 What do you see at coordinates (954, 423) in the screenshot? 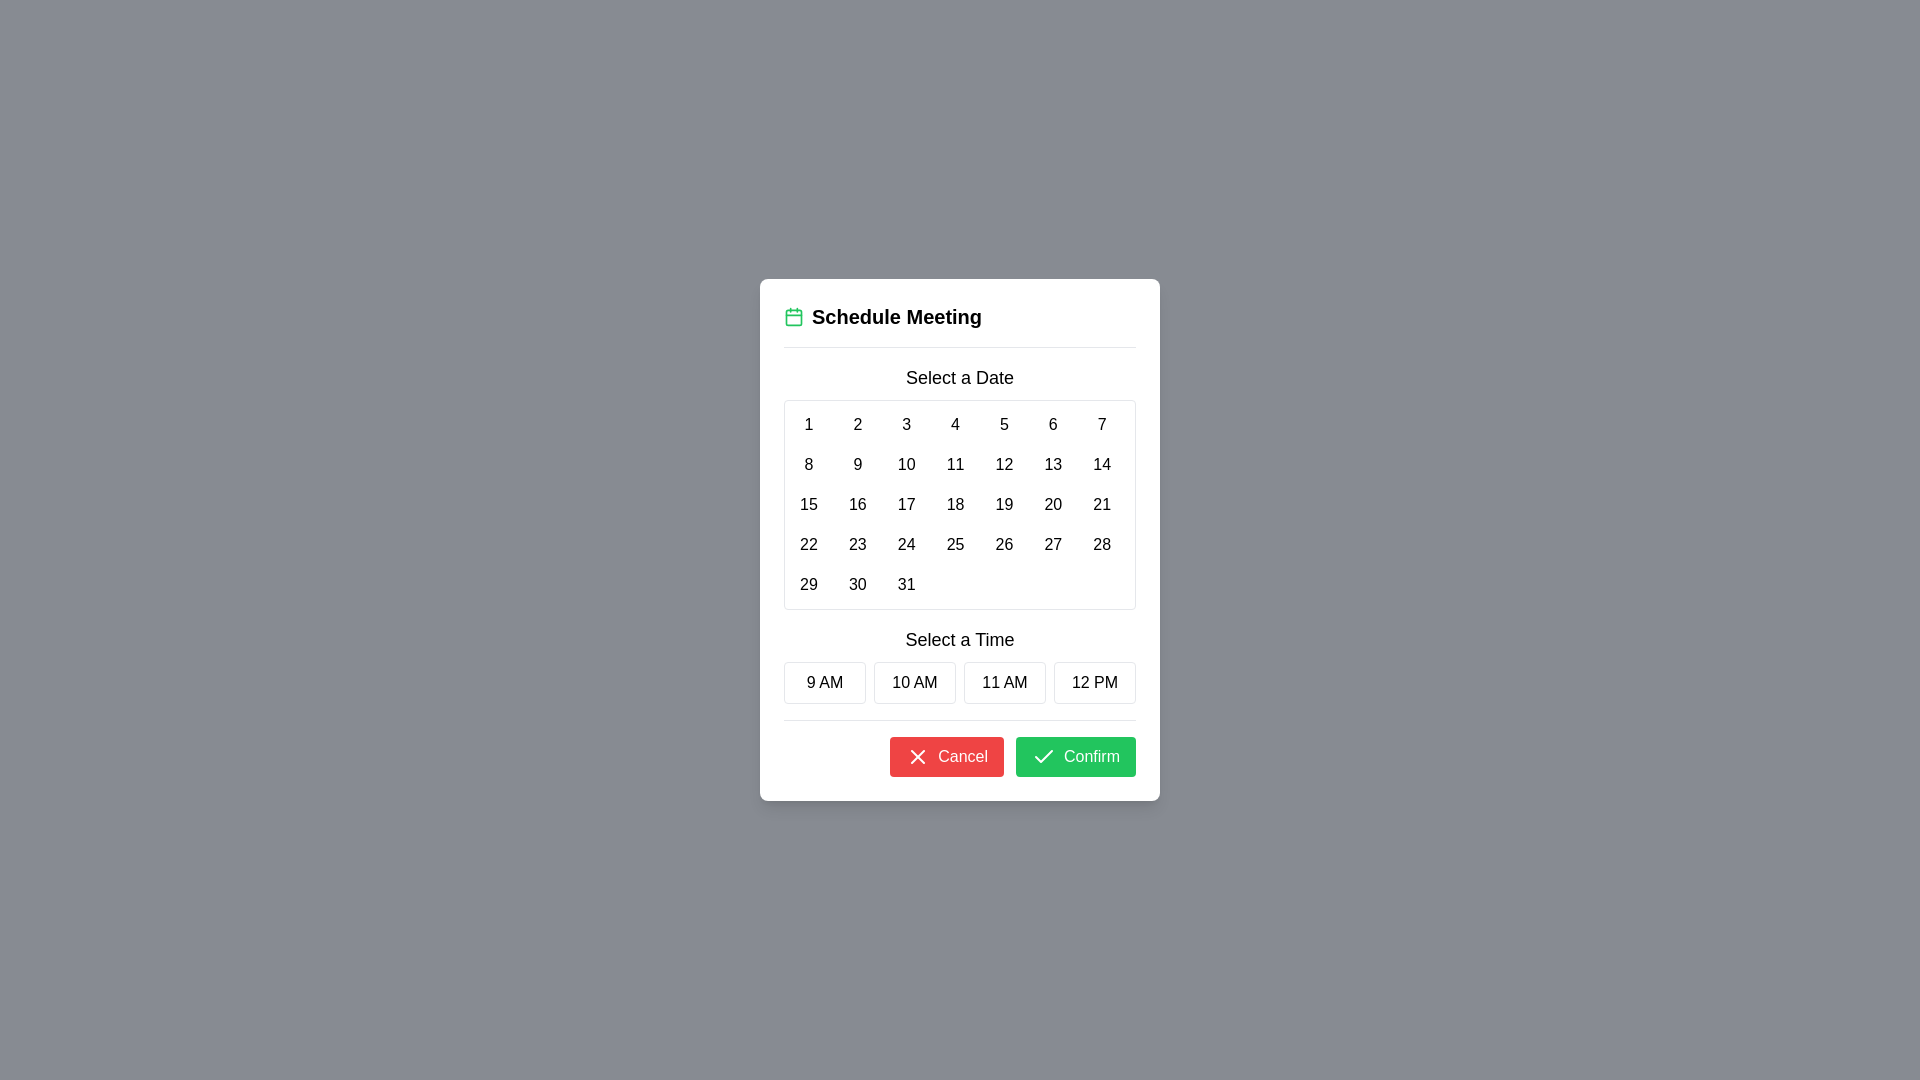
I see `the fourth button in the first row of the date selection grid within the 'Schedule Meeting' modal` at bounding box center [954, 423].